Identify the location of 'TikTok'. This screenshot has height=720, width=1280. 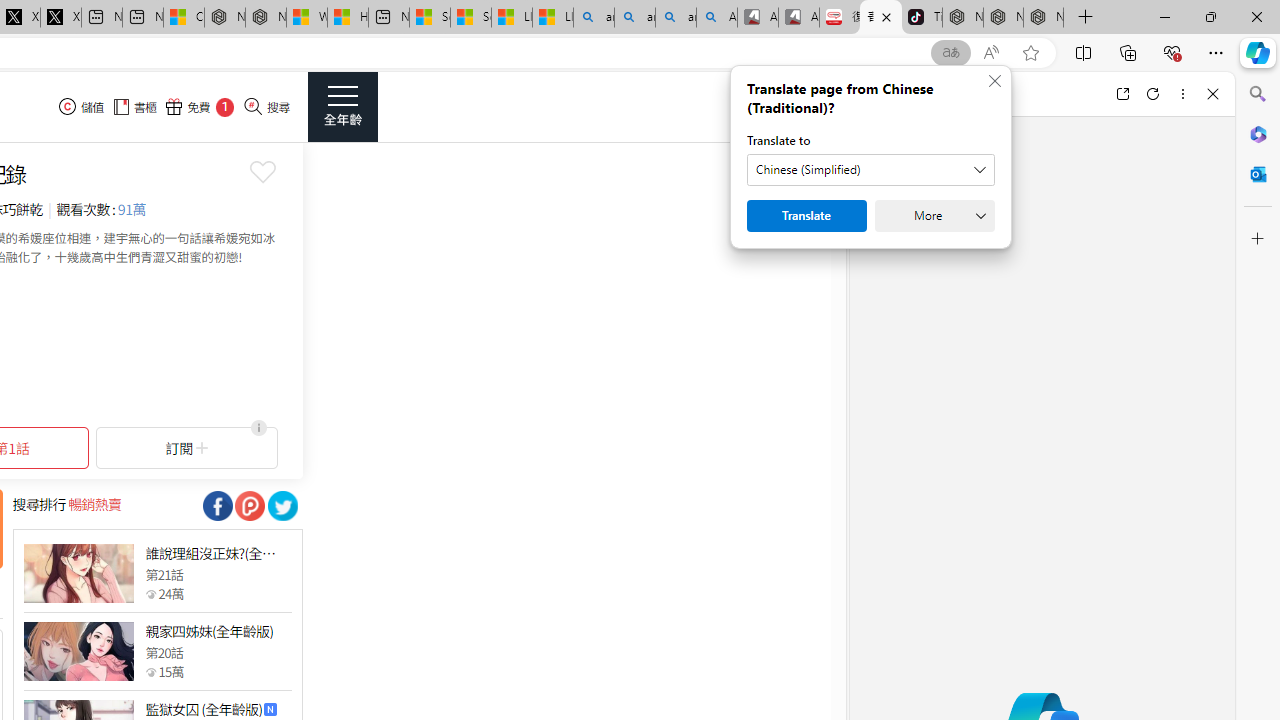
(921, 17).